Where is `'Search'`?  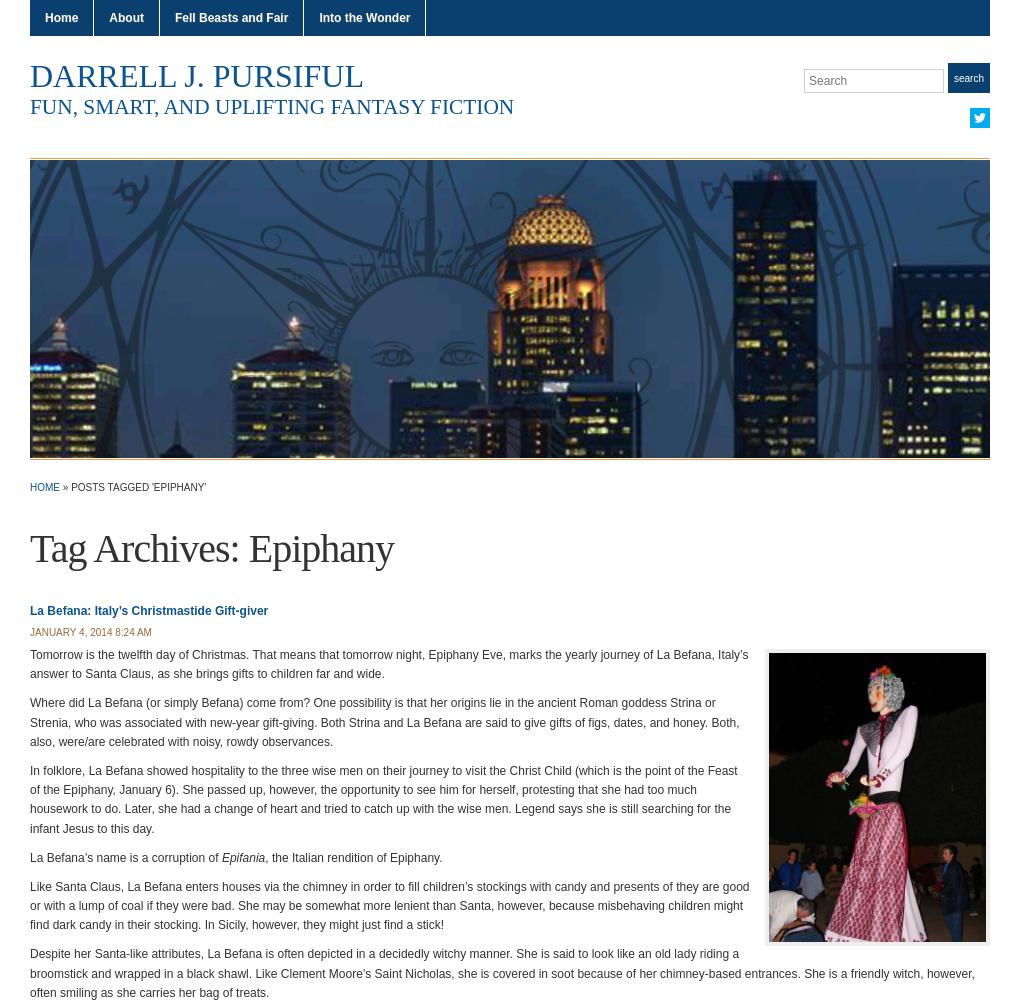
'Search' is located at coordinates (967, 76).